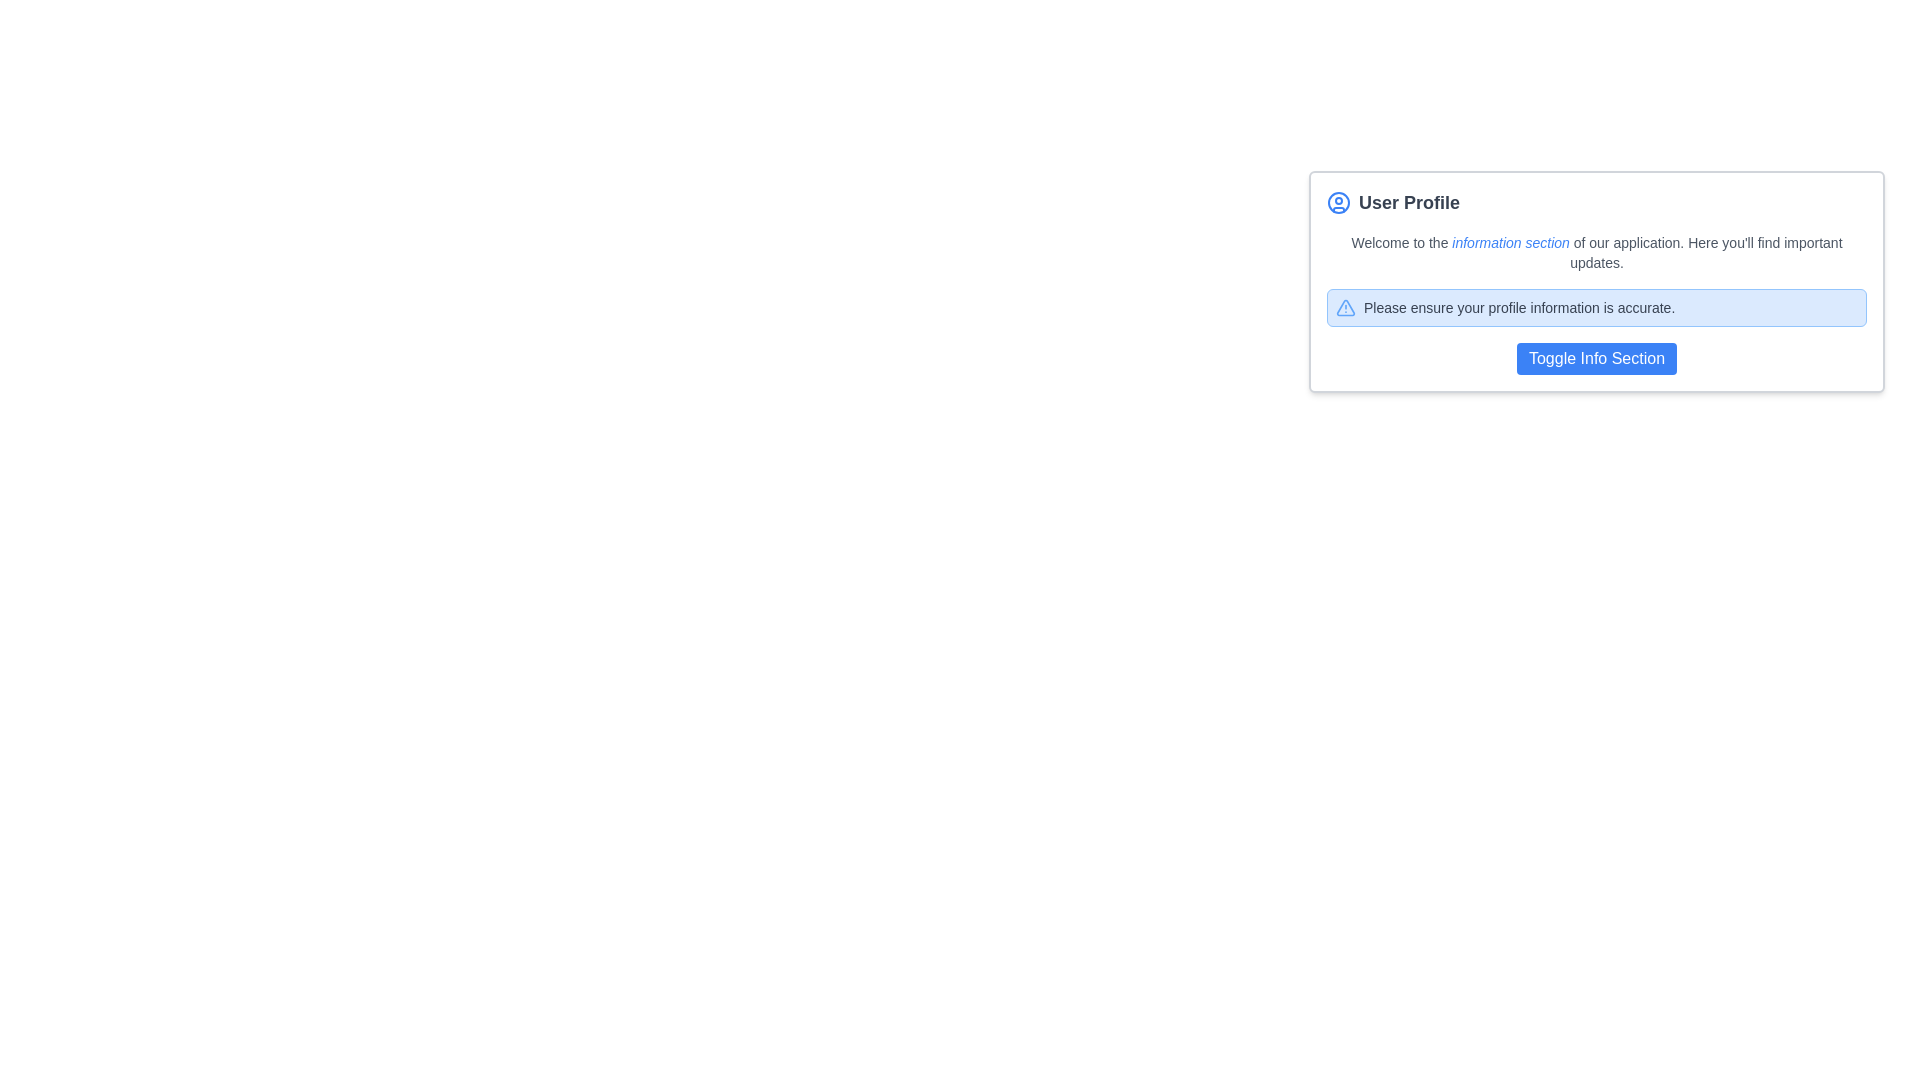 This screenshot has height=1080, width=1920. I want to click on the 'information section' text located below the 'User Profile' header, so click(1596, 252).